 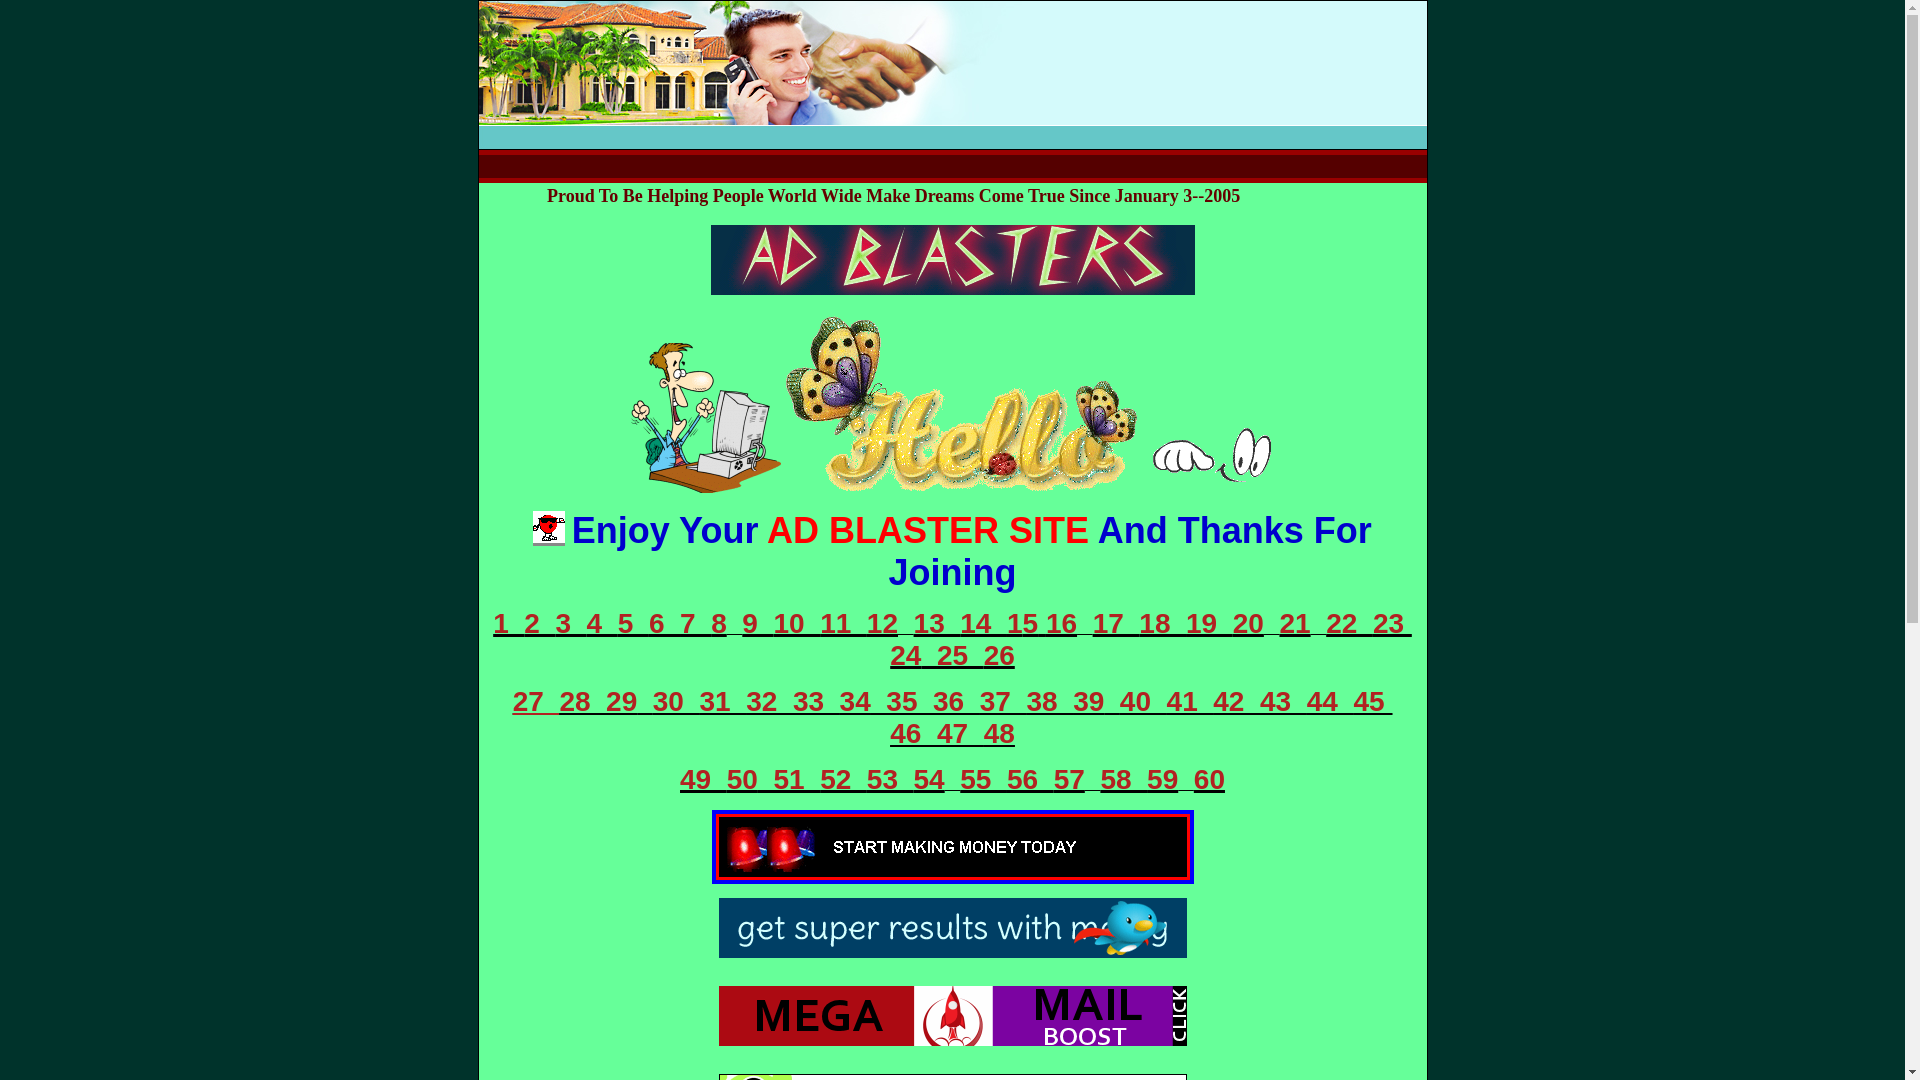 What do you see at coordinates (936, 622) in the screenshot?
I see `'13 '` at bounding box center [936, 622].